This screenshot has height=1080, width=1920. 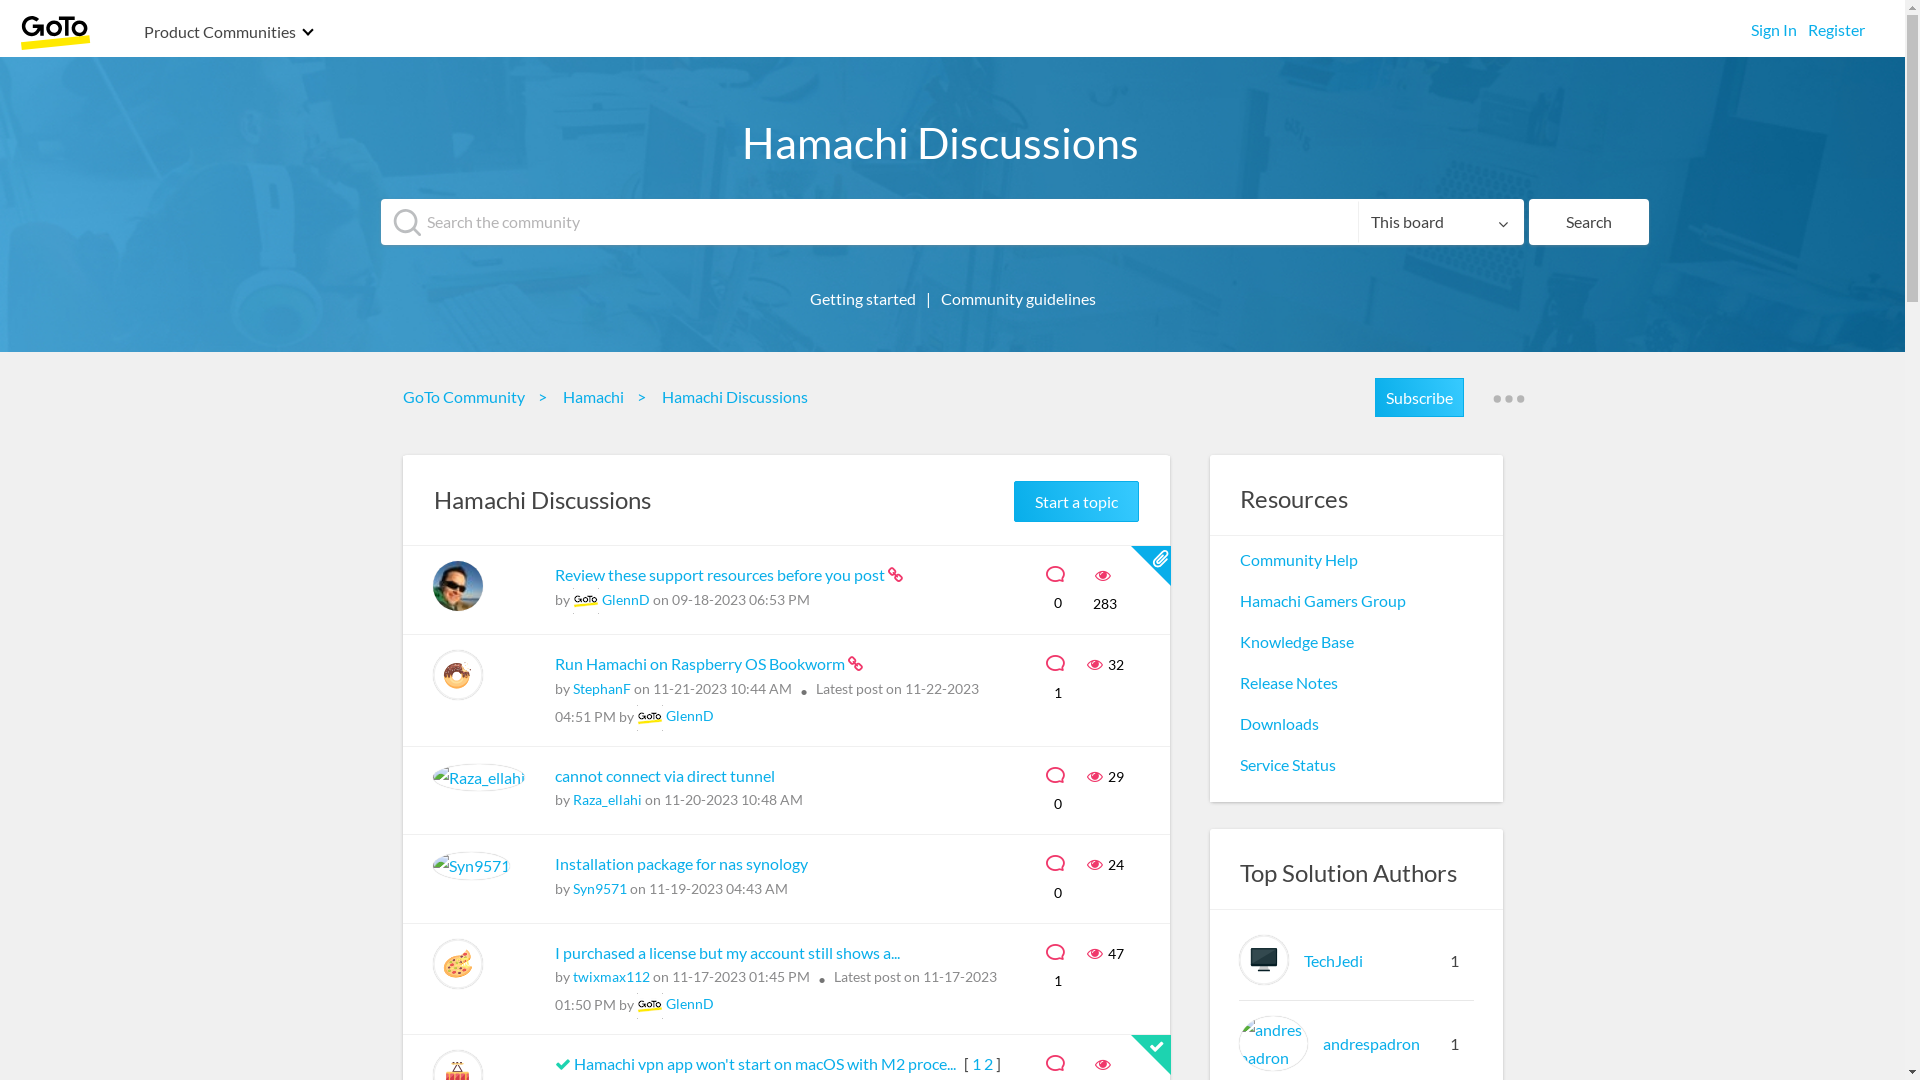 I want to click on 'Run Hamachi on Raspberry OS Bookworm', so click(x=700, y=663).